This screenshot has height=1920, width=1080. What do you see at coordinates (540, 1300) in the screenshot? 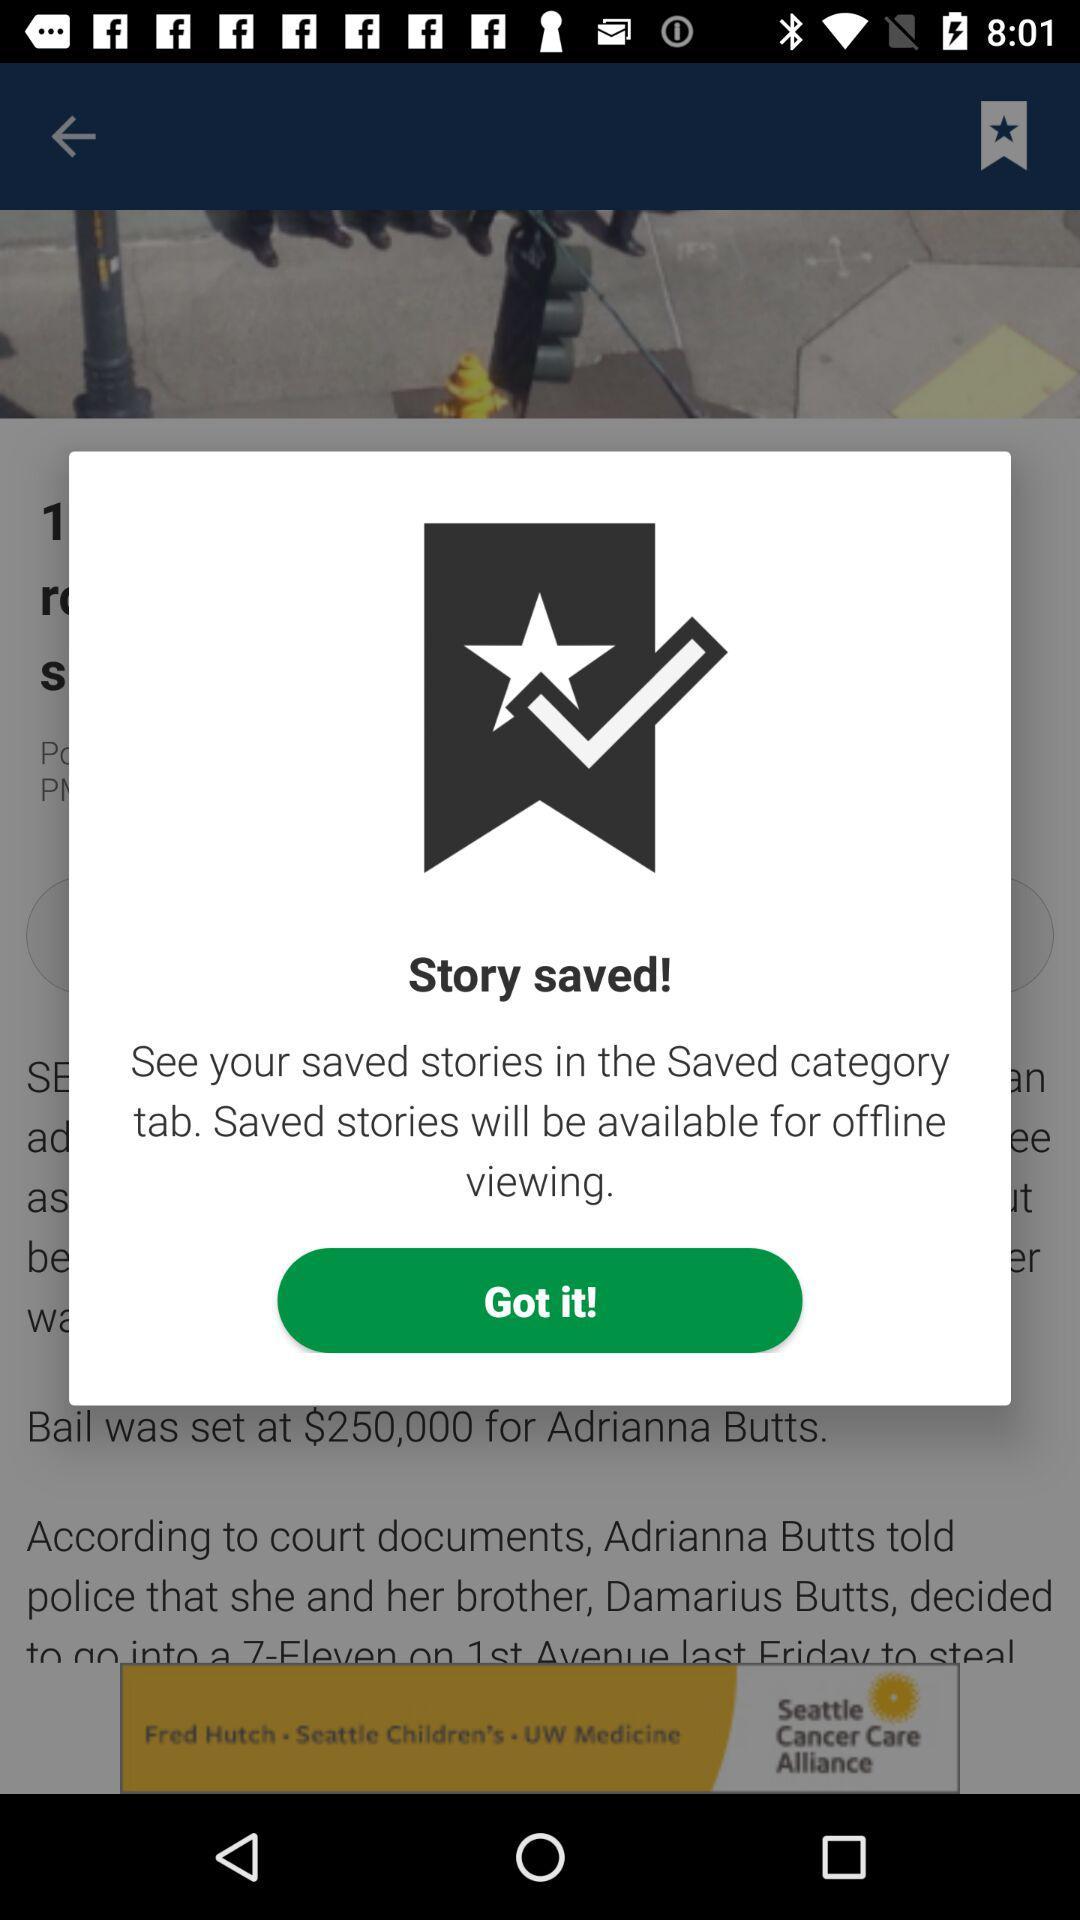
I see `got it! item` at bounding box center [540, 1300].